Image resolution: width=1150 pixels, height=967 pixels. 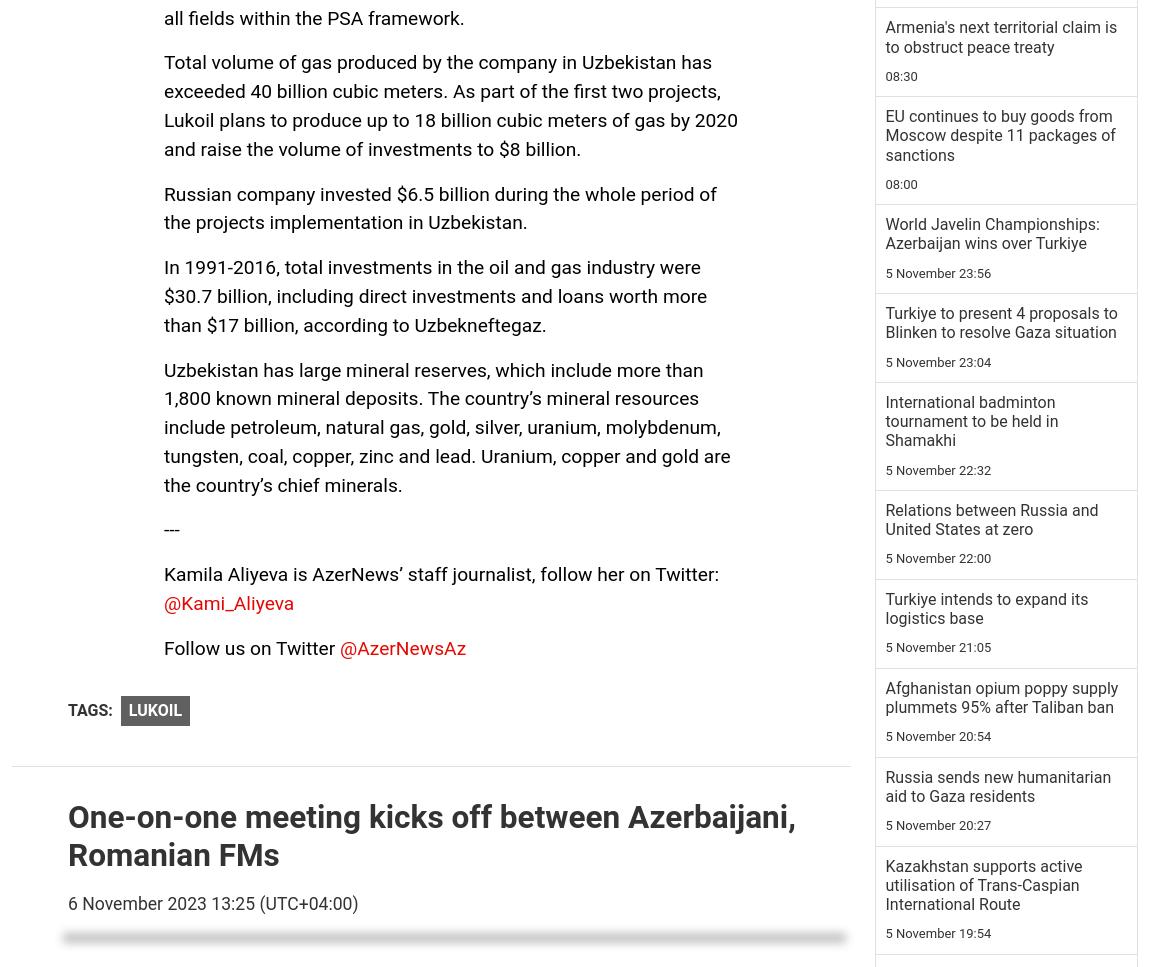 I want to click on 'Azerbaijan's Defense Ministry presents review to last week's events [VIDEO]', so click(x=990, y=590).